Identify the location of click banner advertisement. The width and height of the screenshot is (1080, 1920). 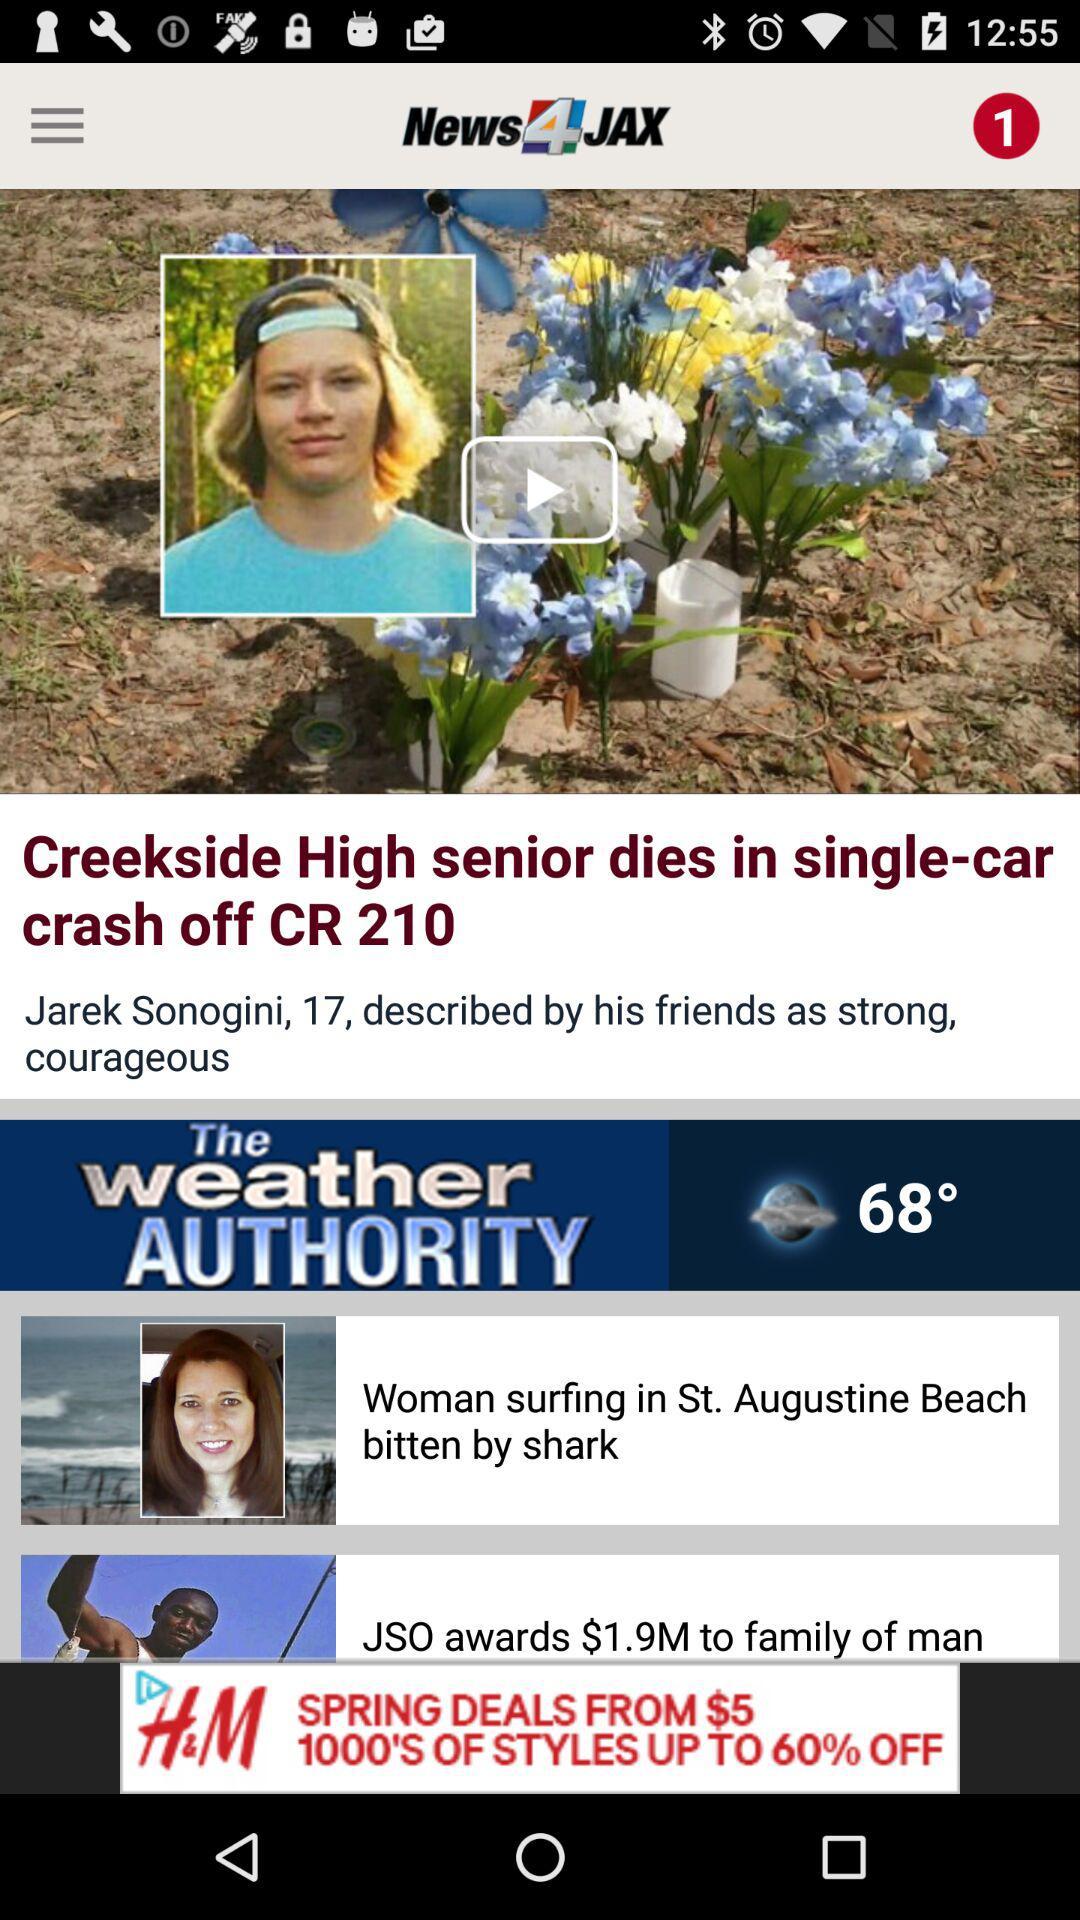
(540, 1727).